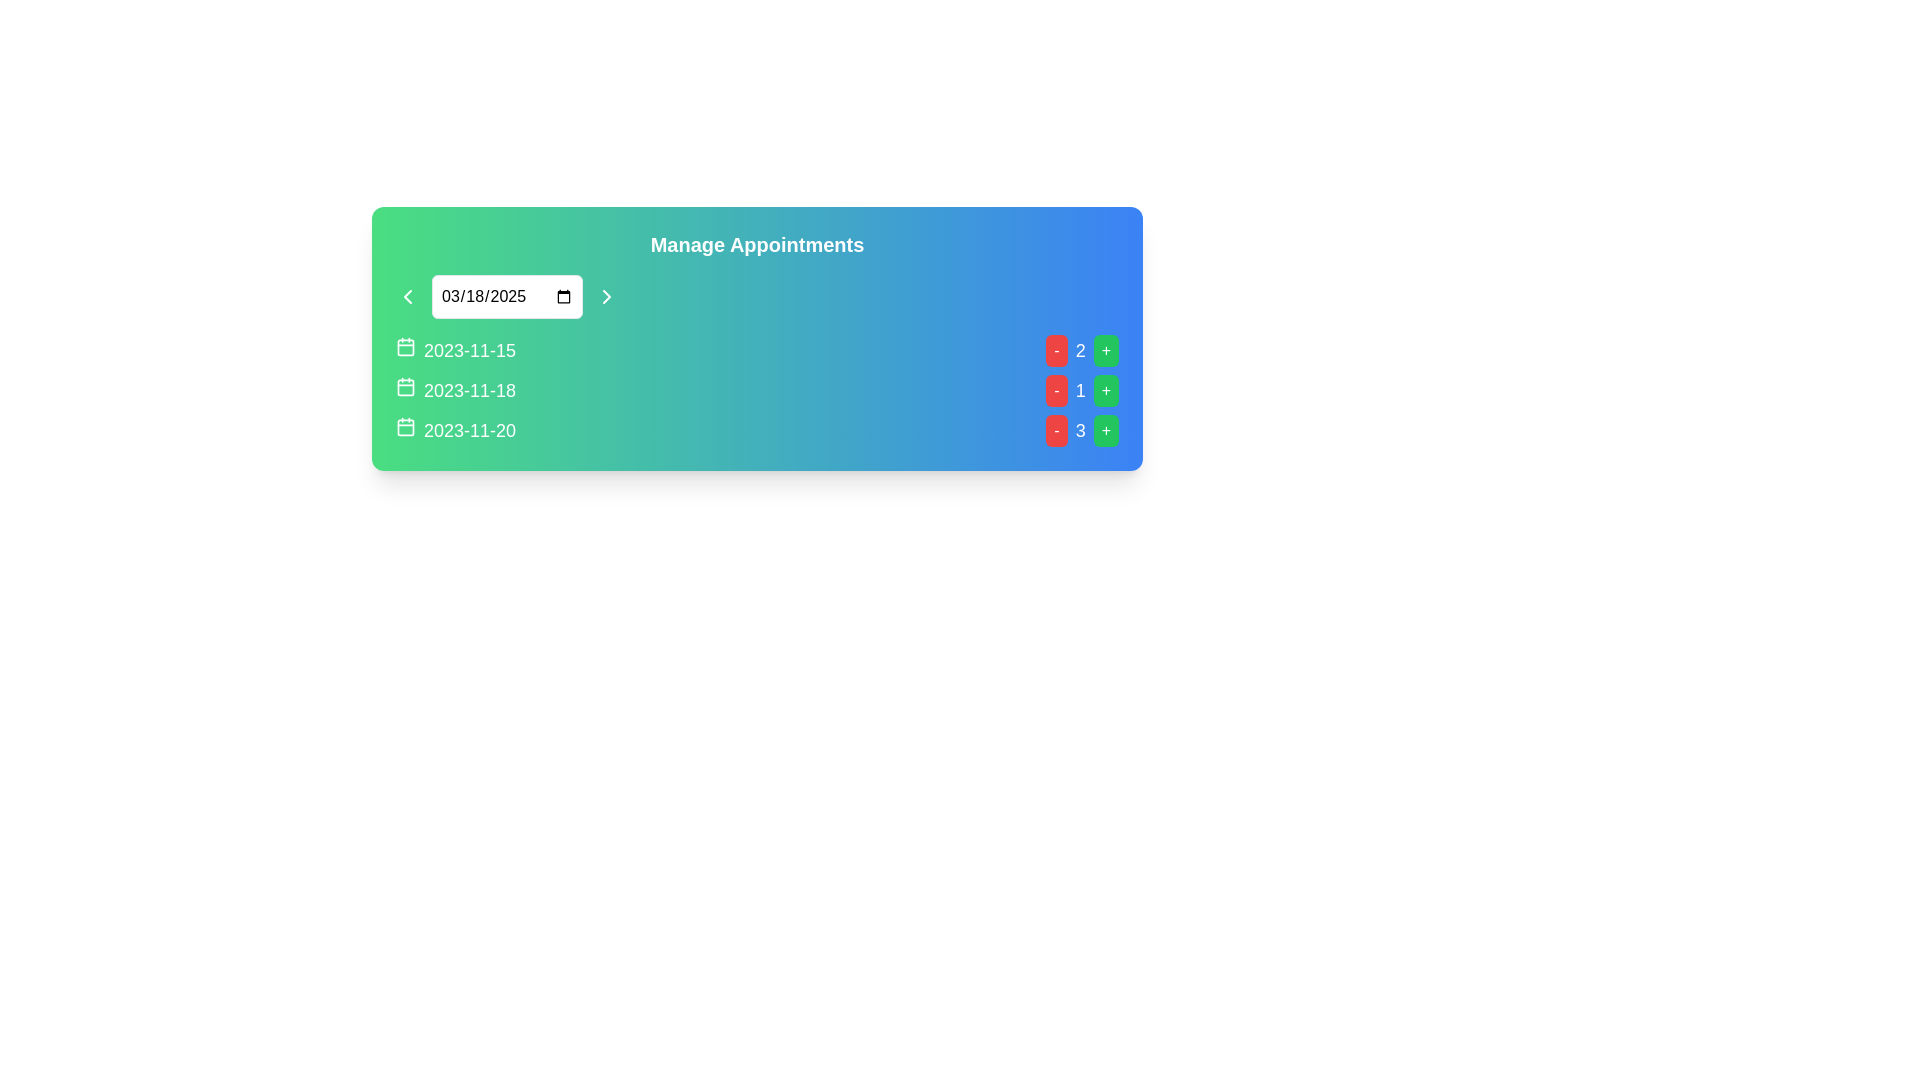 This screenshot has height=1080, width=1920. Describe the element at coordinates (469, 350) in the screenshot. I see `the first date label in the vertical list, located in the upper left section of the interface, next to a calendar icon and within a green background block` at that location.